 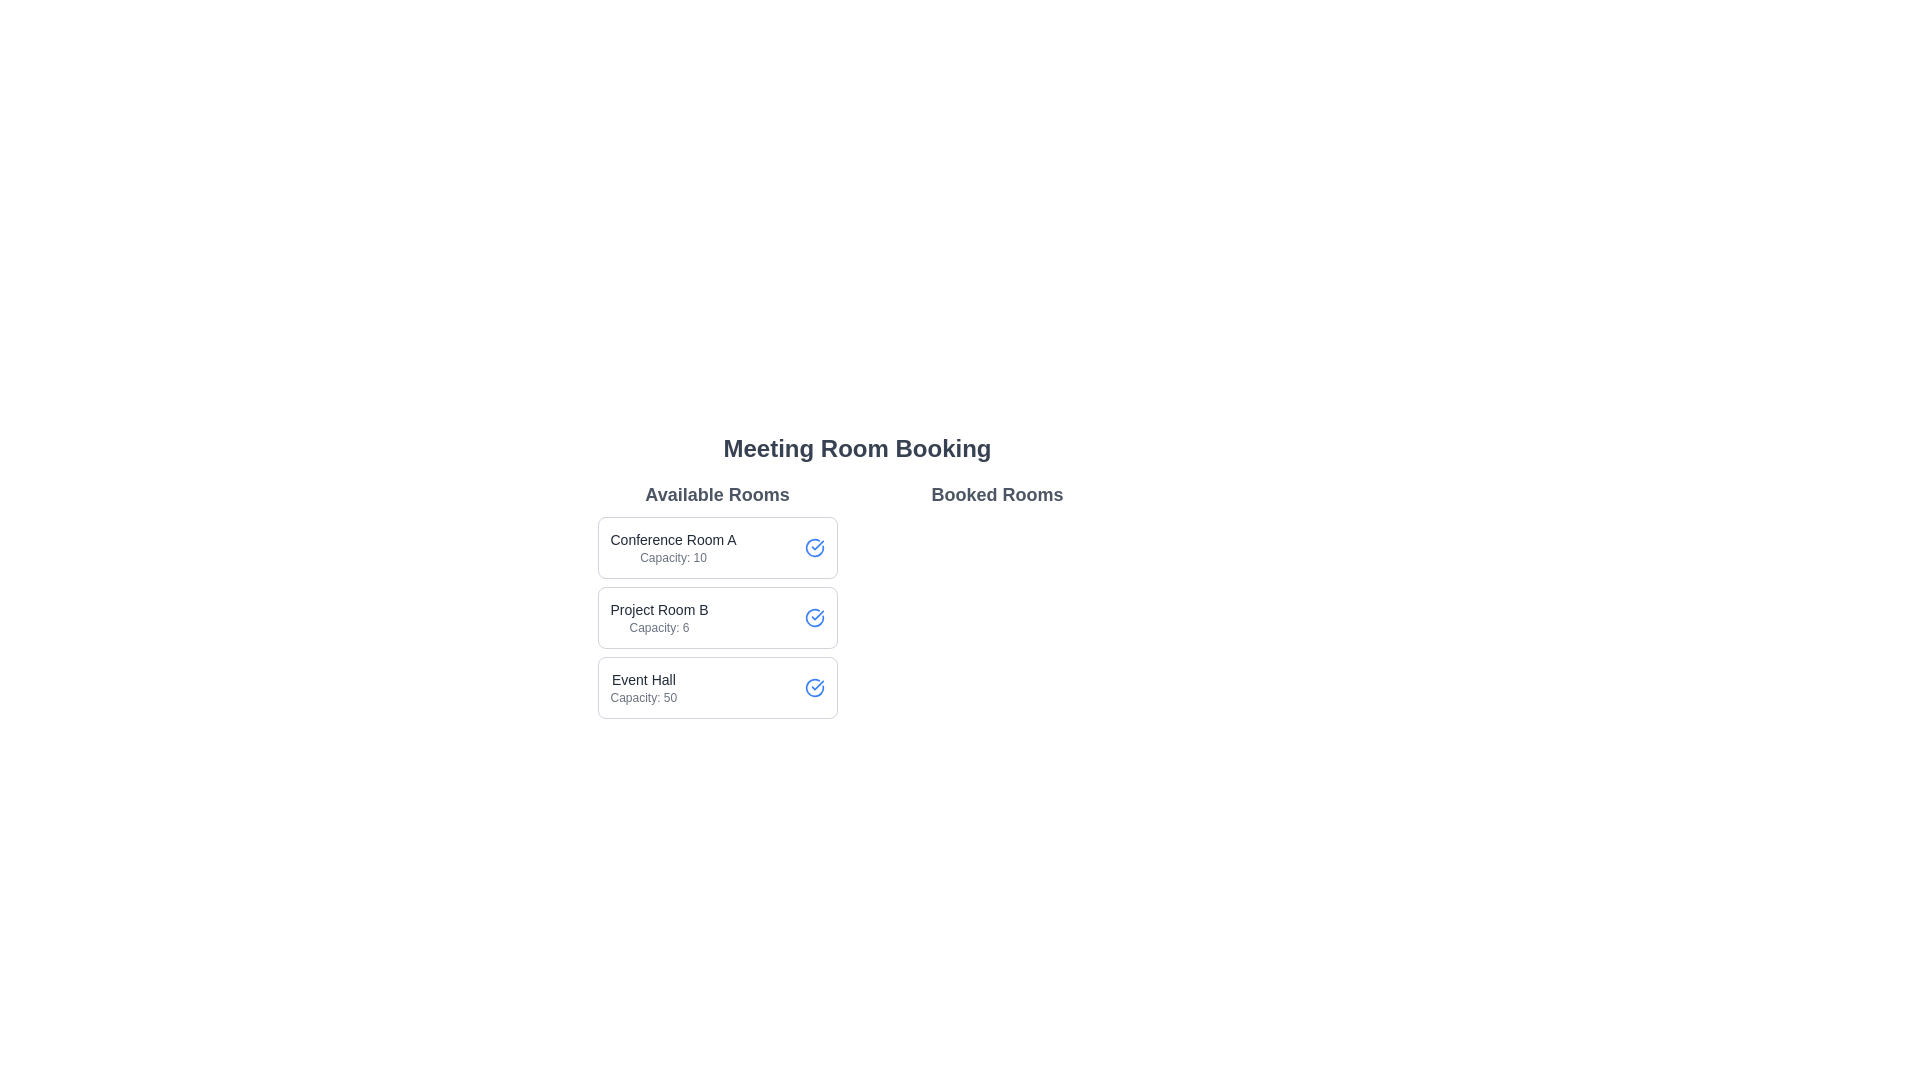 I want to click on the circular blue icon with a checkmark inside it located to the far right of the 'Conference Room A Capacity: 10' card in the 'Available Rooms' section, so click(x=814, y=547).